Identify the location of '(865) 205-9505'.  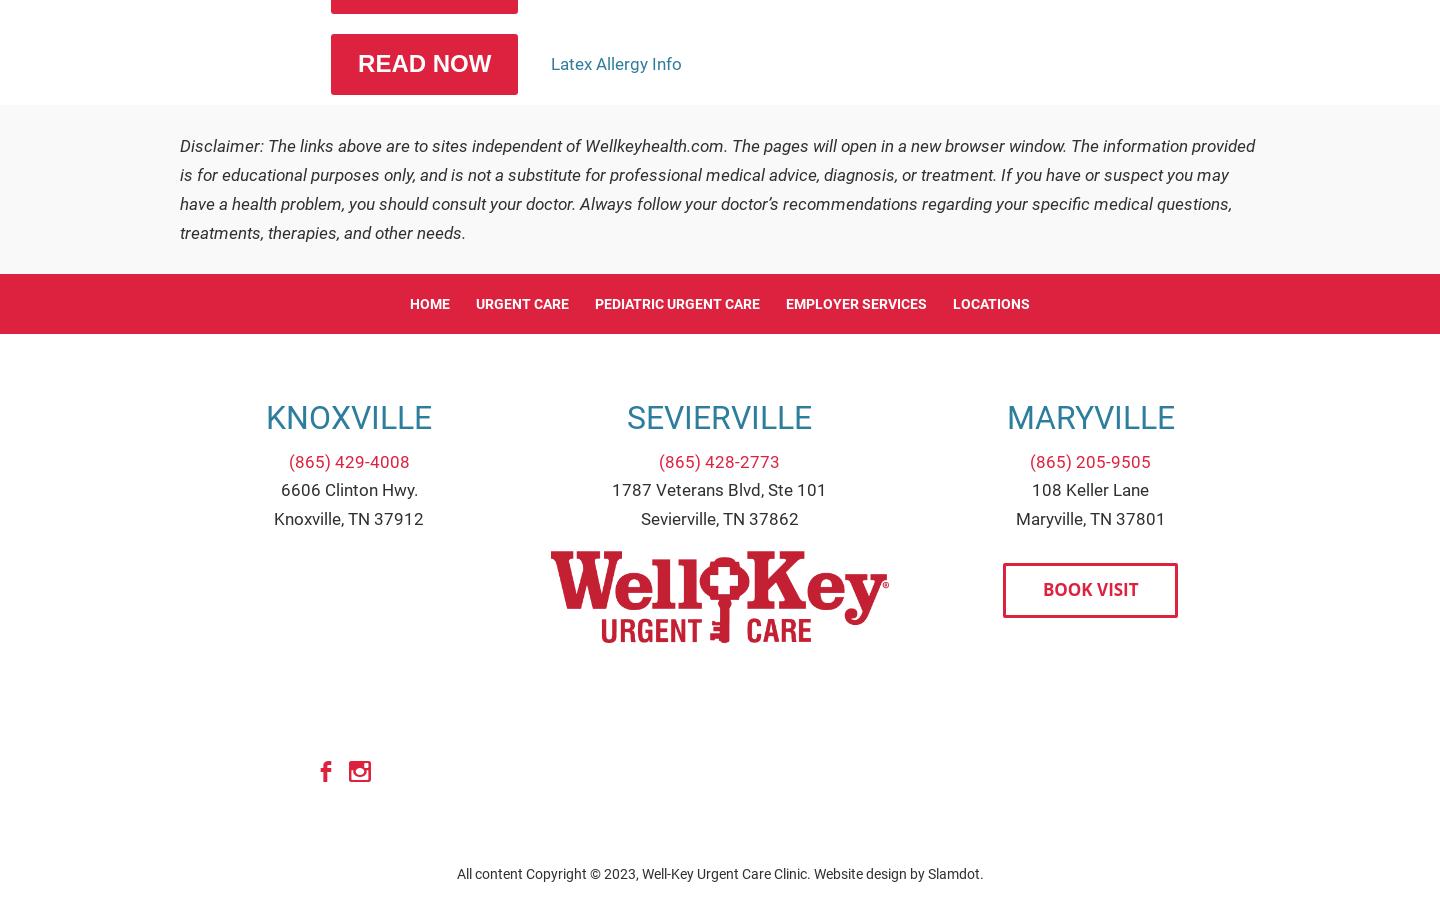
(1089, 460).